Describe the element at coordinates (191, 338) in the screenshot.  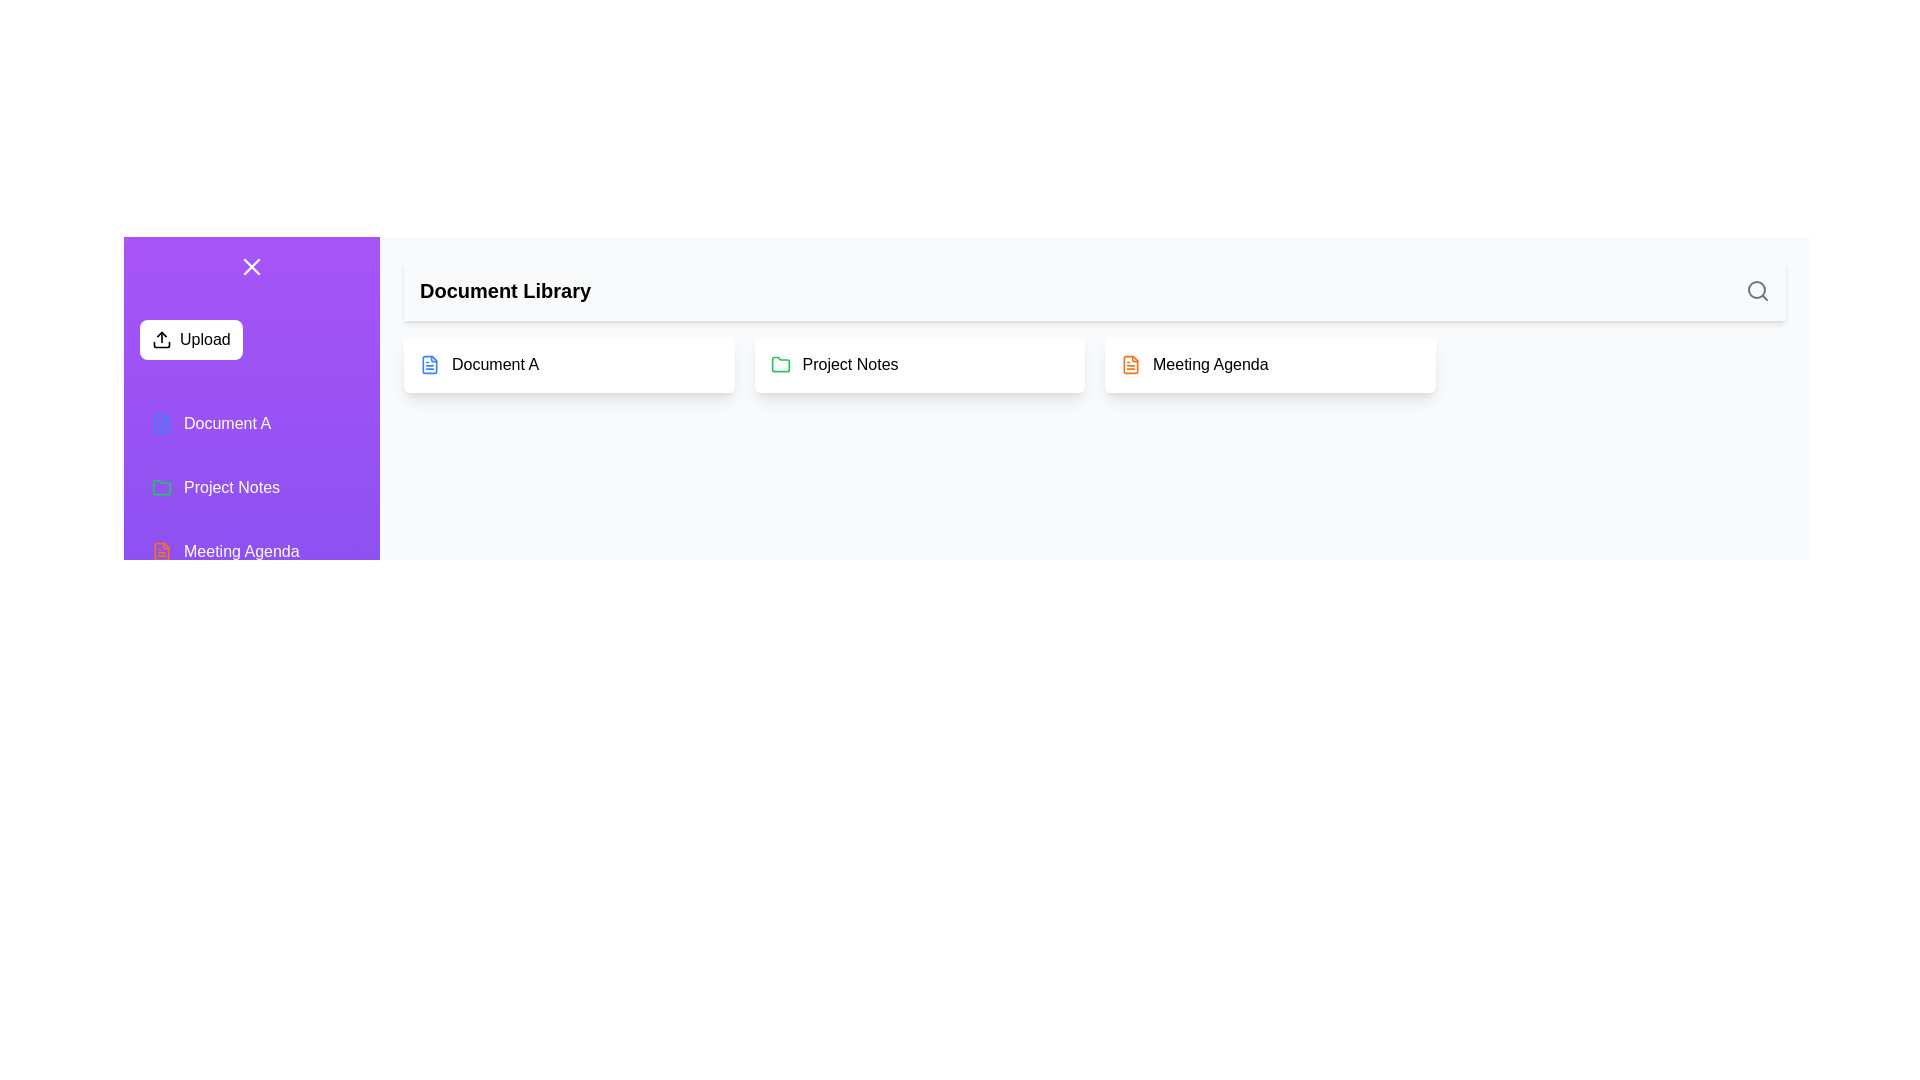
I see `the 'Upload' button to initiate the document upload process` at that location.